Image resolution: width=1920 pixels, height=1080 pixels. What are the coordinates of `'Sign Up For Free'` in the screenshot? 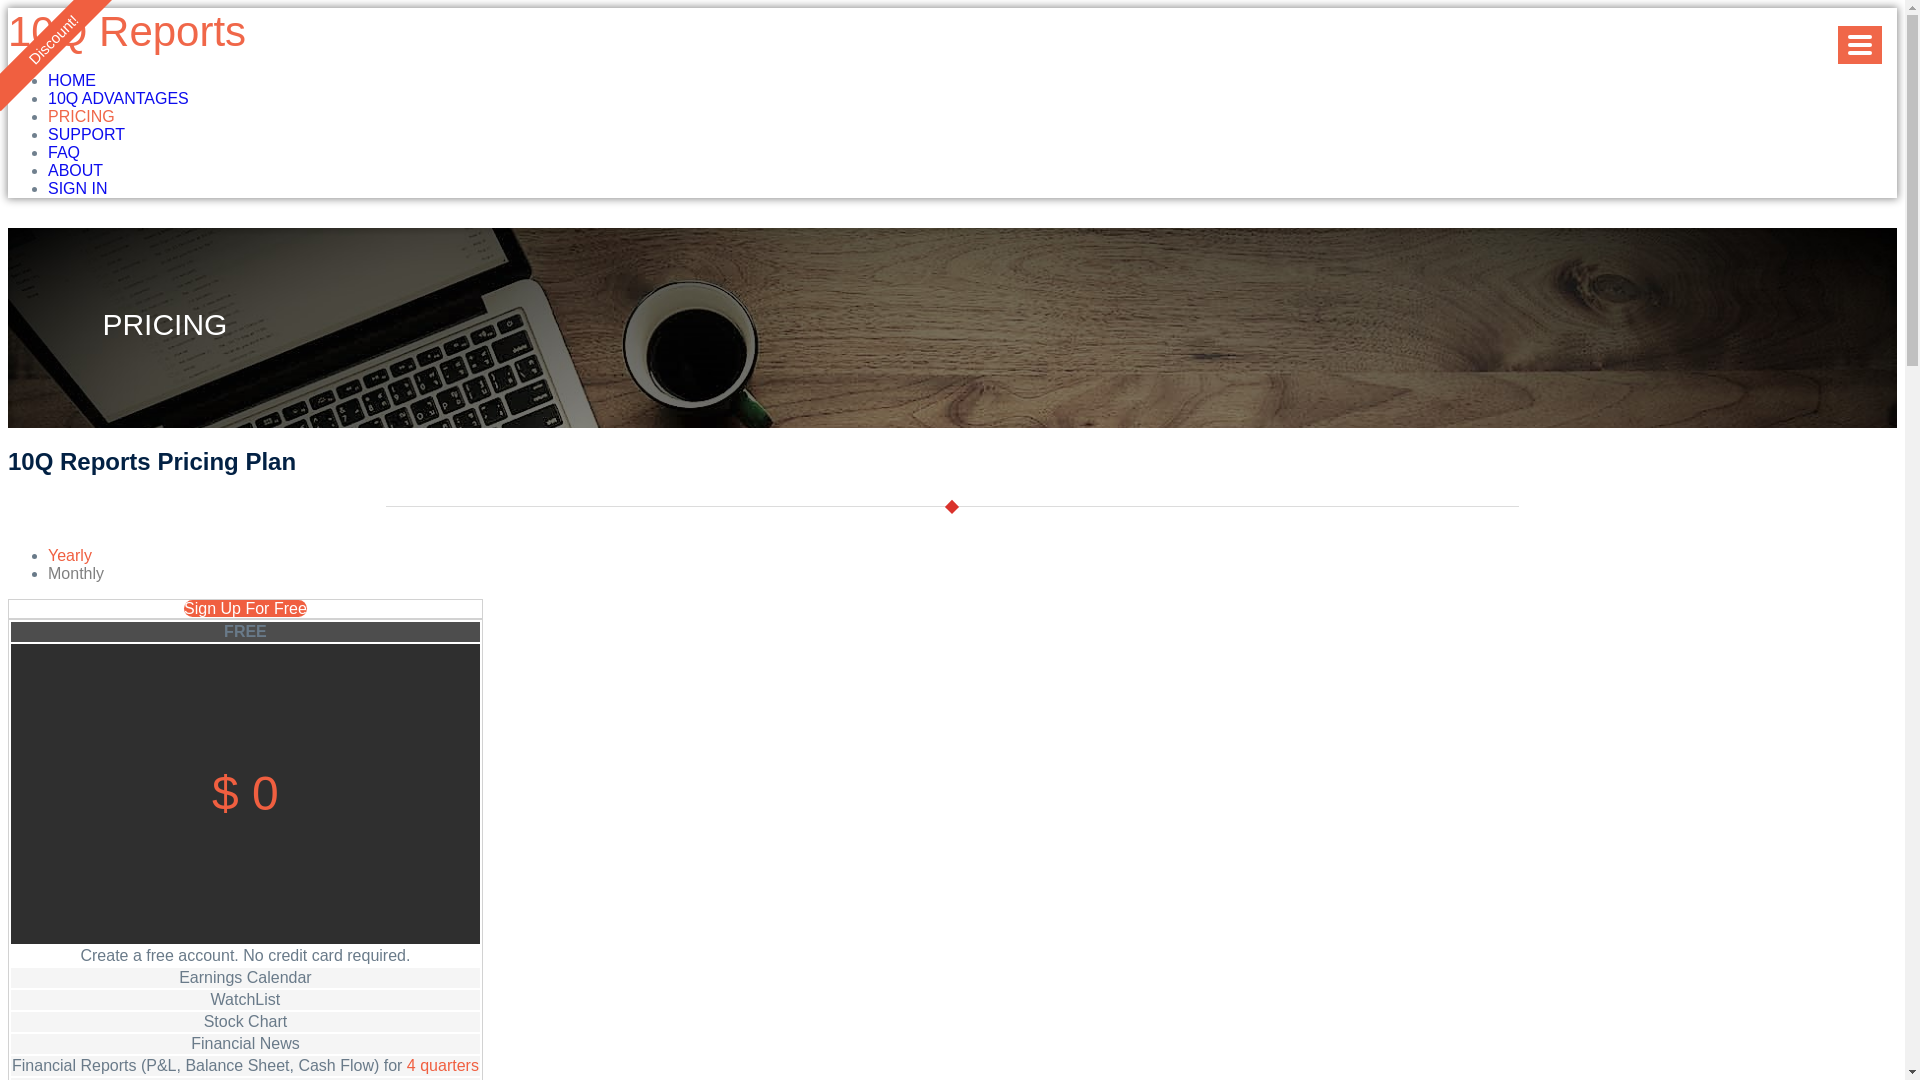 It's located at (244, 607).